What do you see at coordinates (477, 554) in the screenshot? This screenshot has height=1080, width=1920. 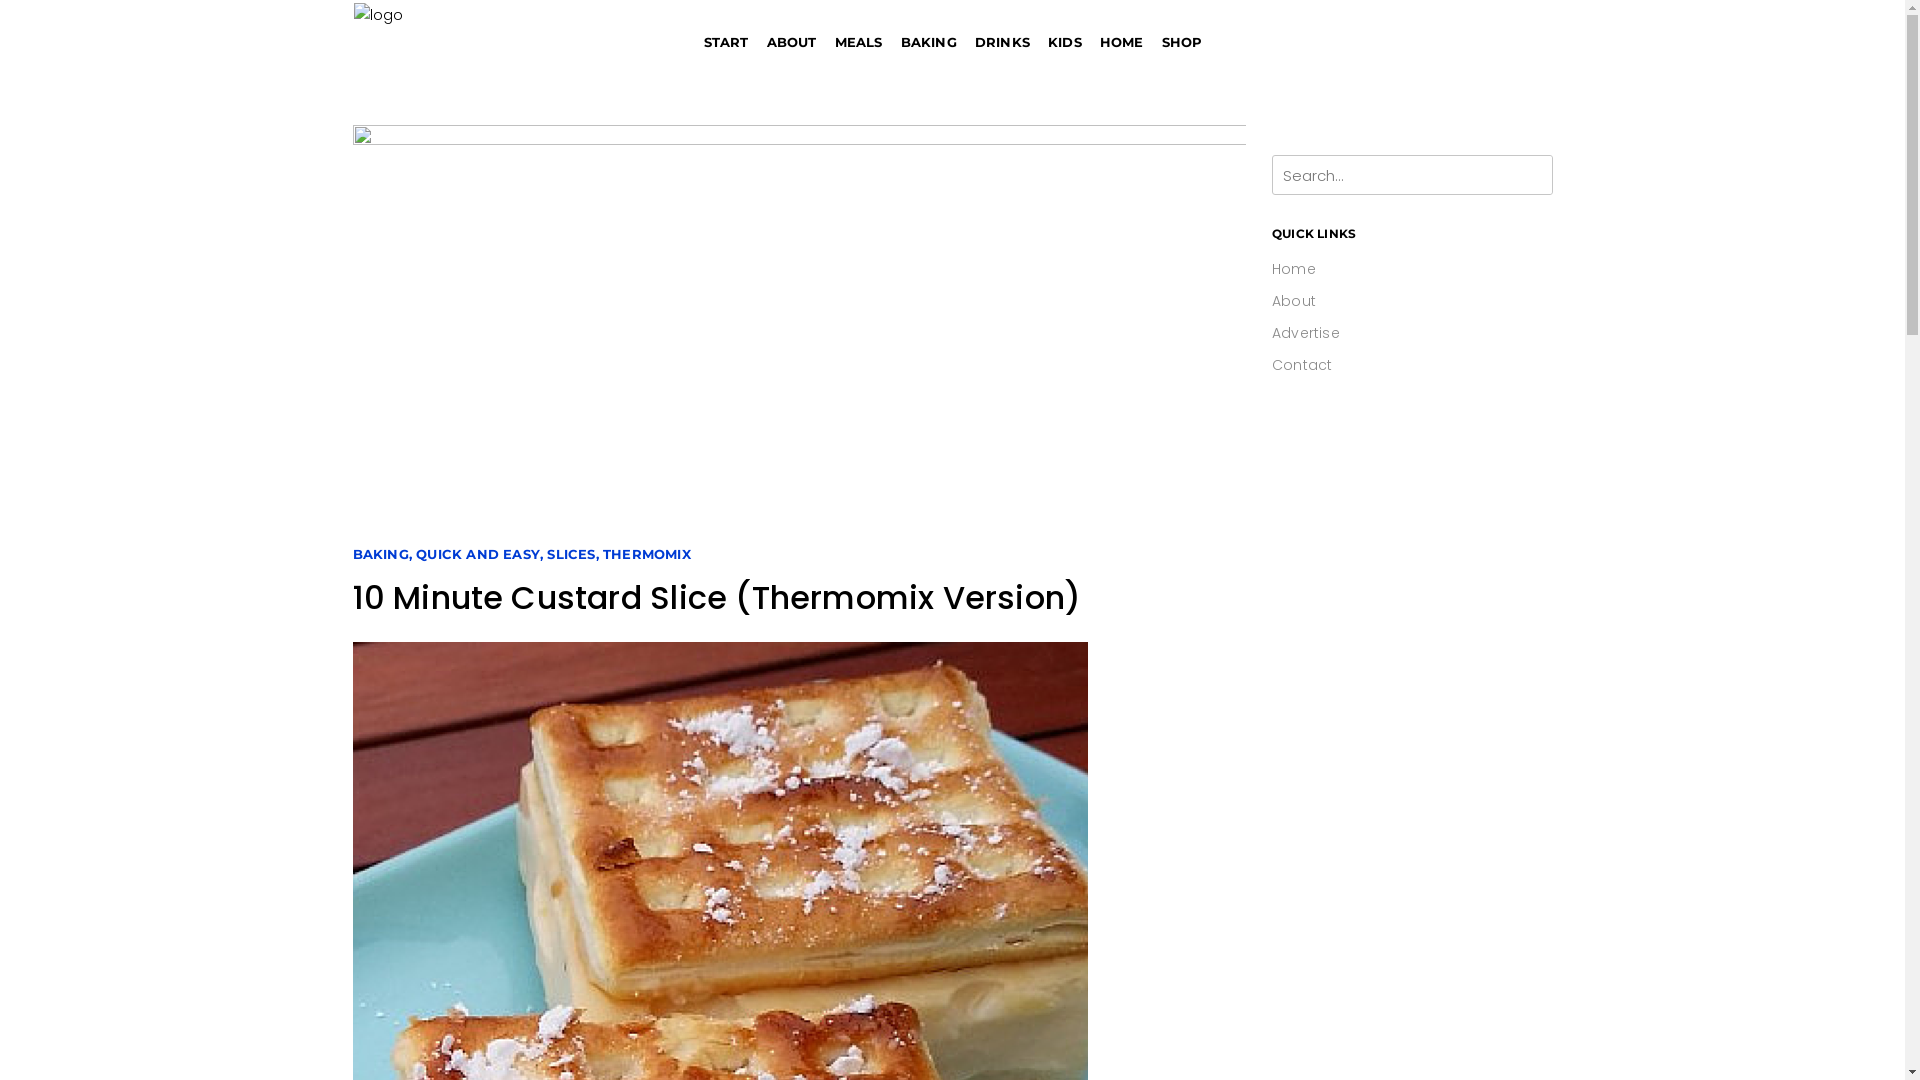 I see `'QUICK AND EASY'` at bounding box center [477, 554].